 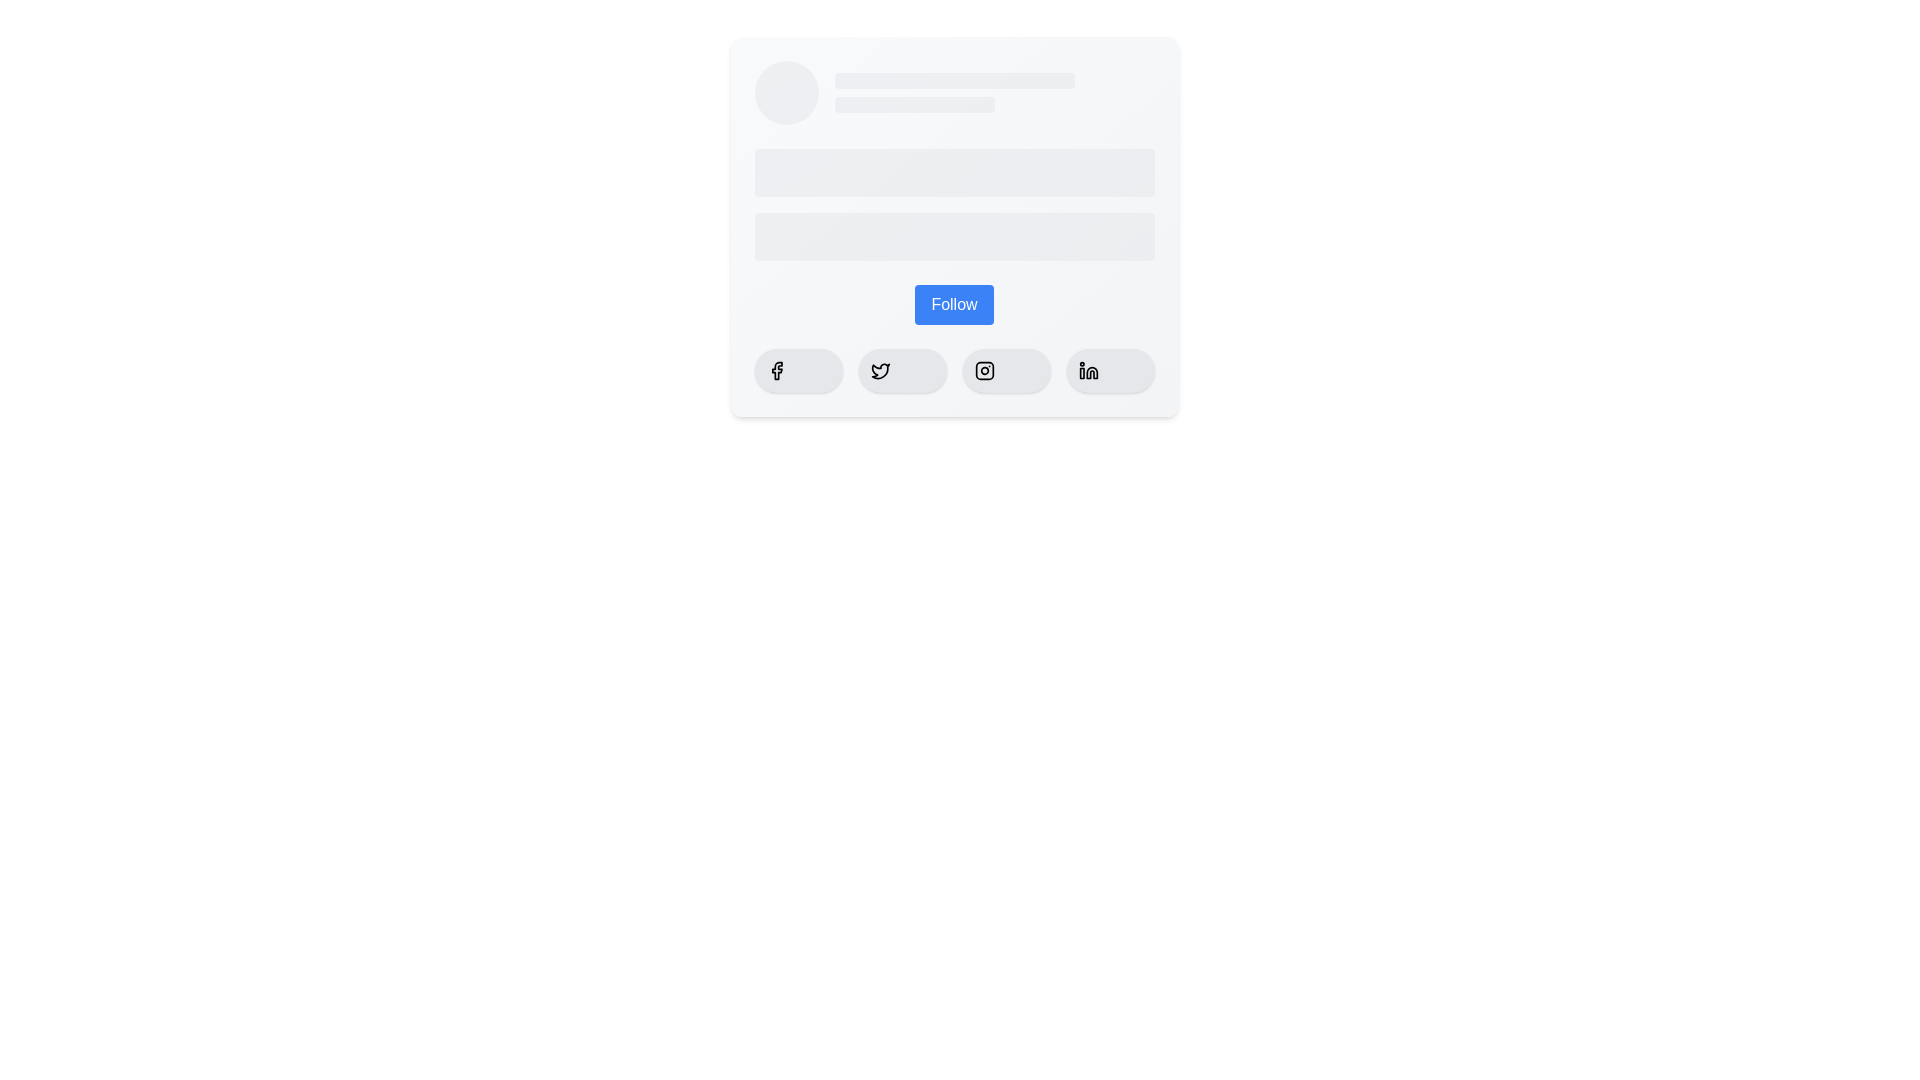 I want to click on the 'Follow' button located above the row of circular social media icons, so click(x=953, y=304).